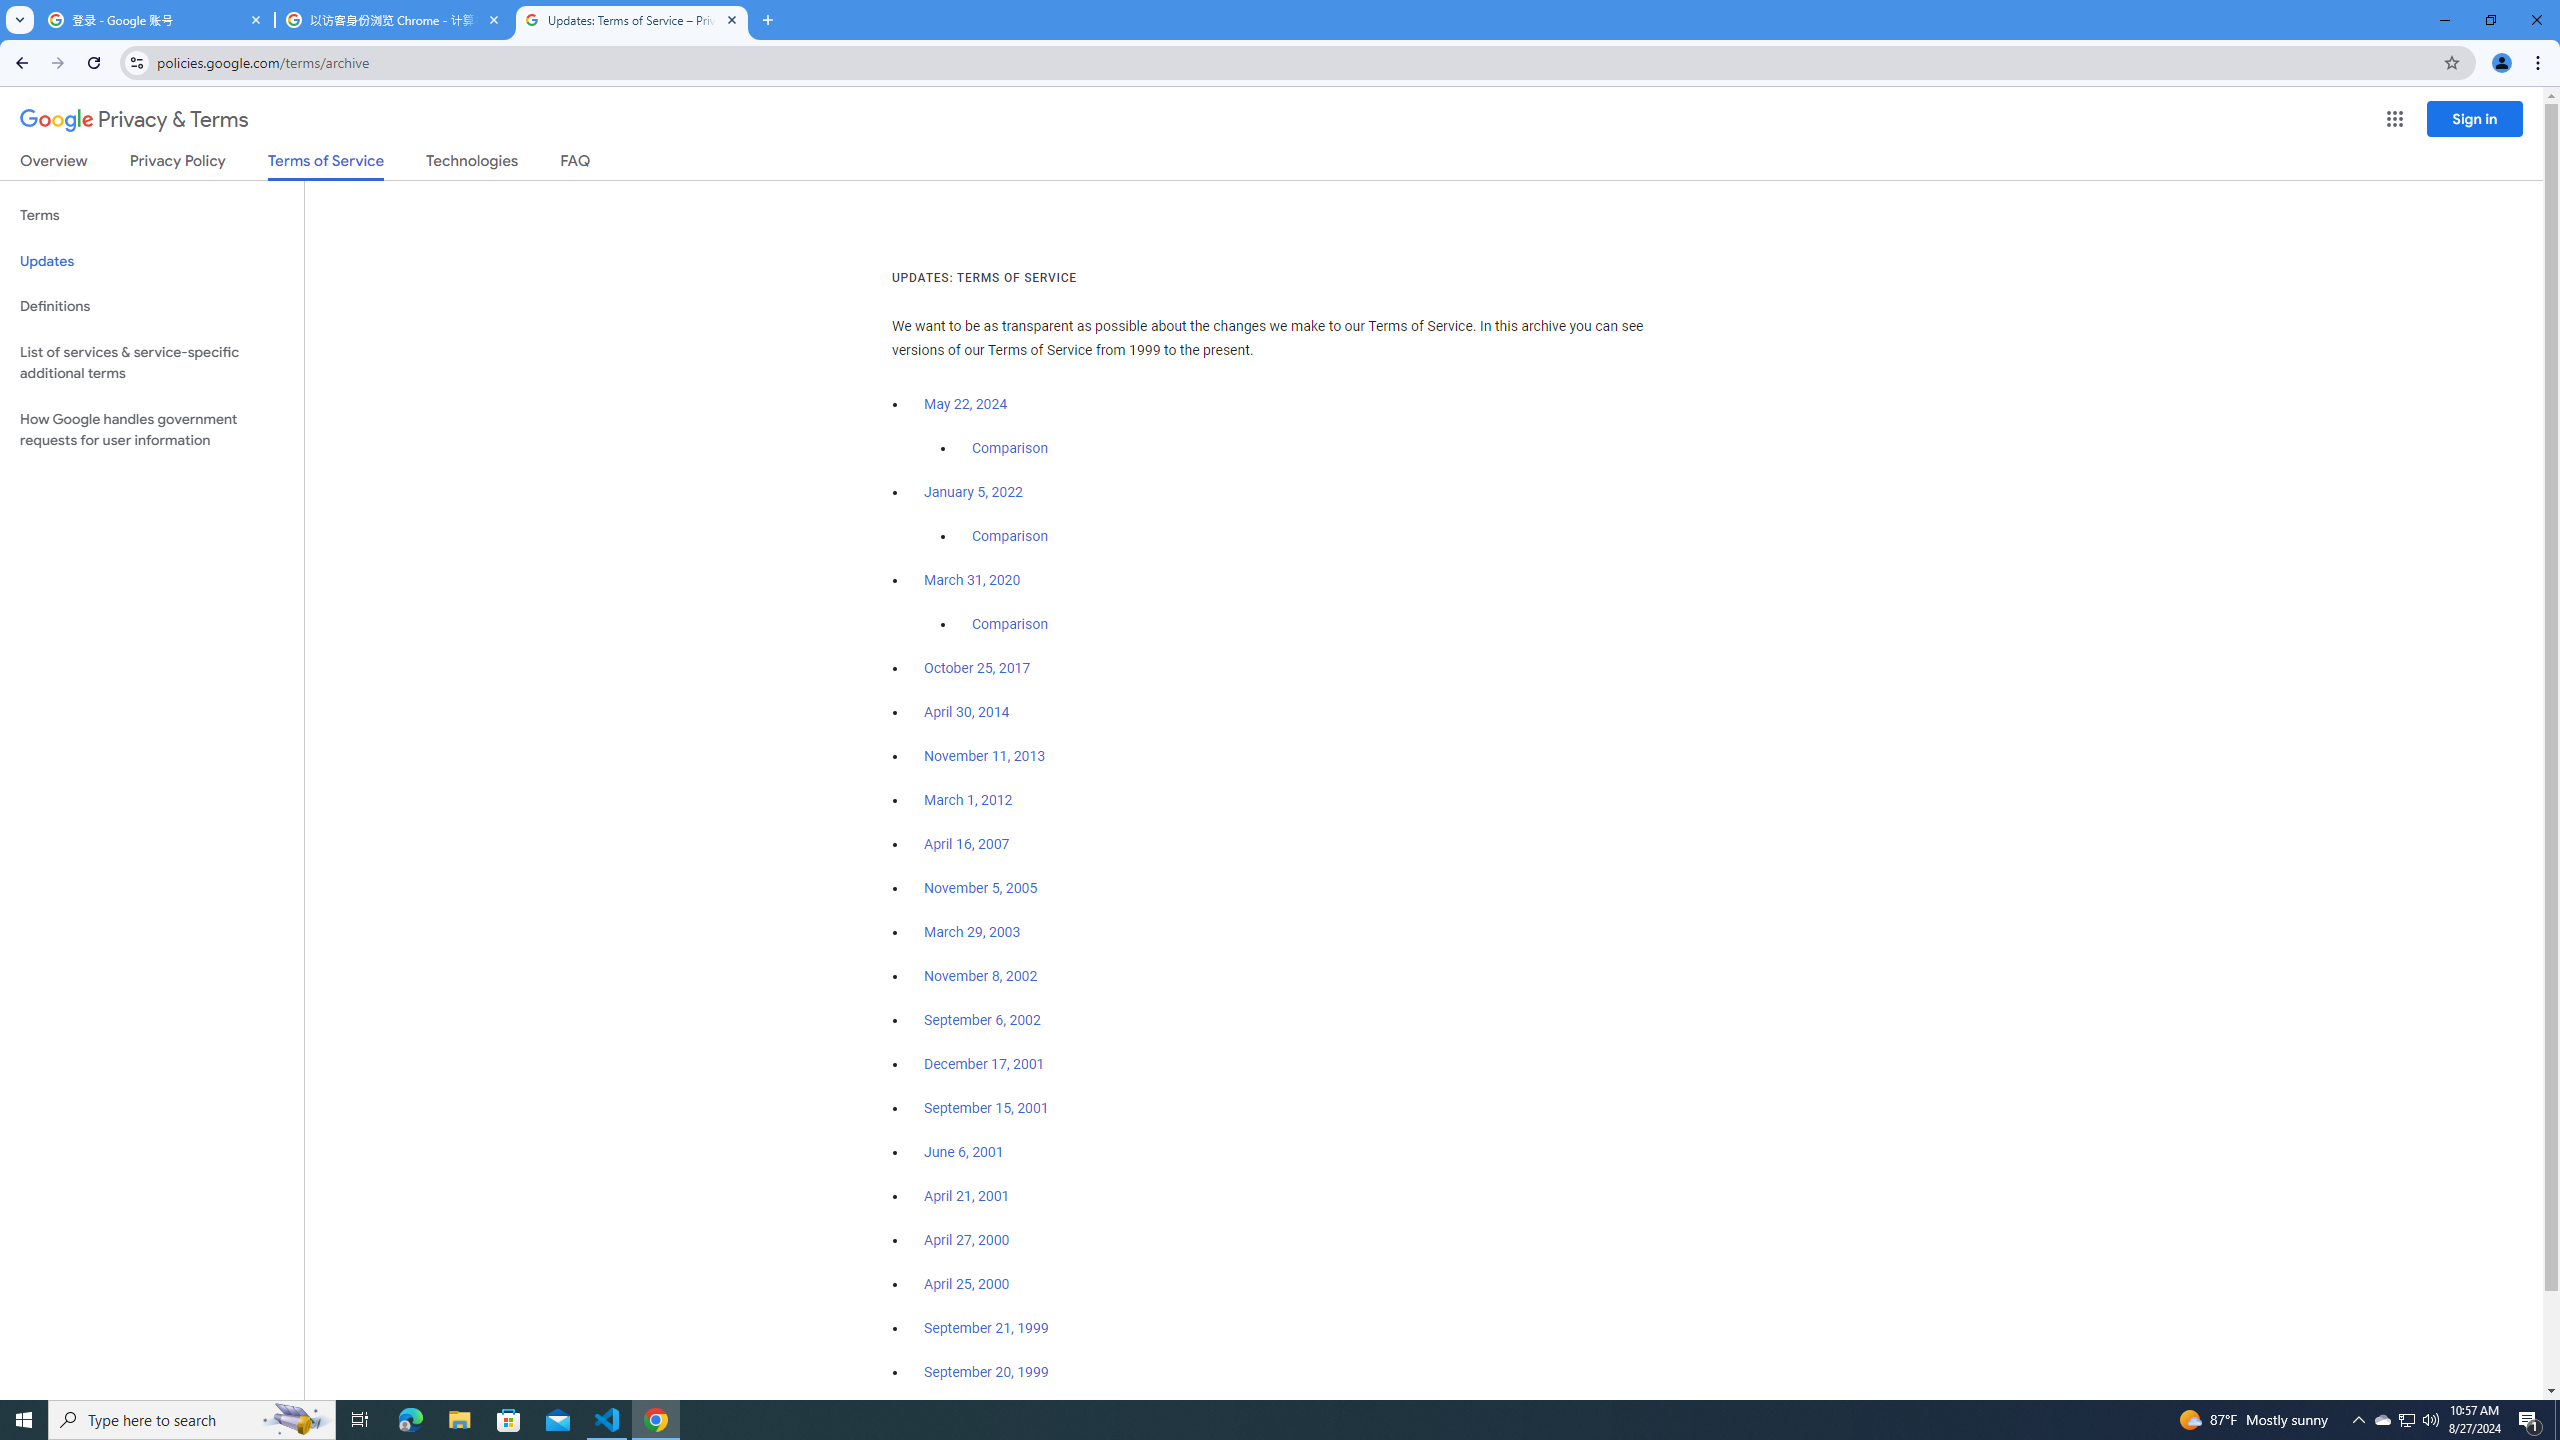 The width and height of the screenshot is (2560, 1440). What do you see at coordinates (971, 581) in the screenshot?
I see `'March 31, 2020'` at bounding box center [971, 581].